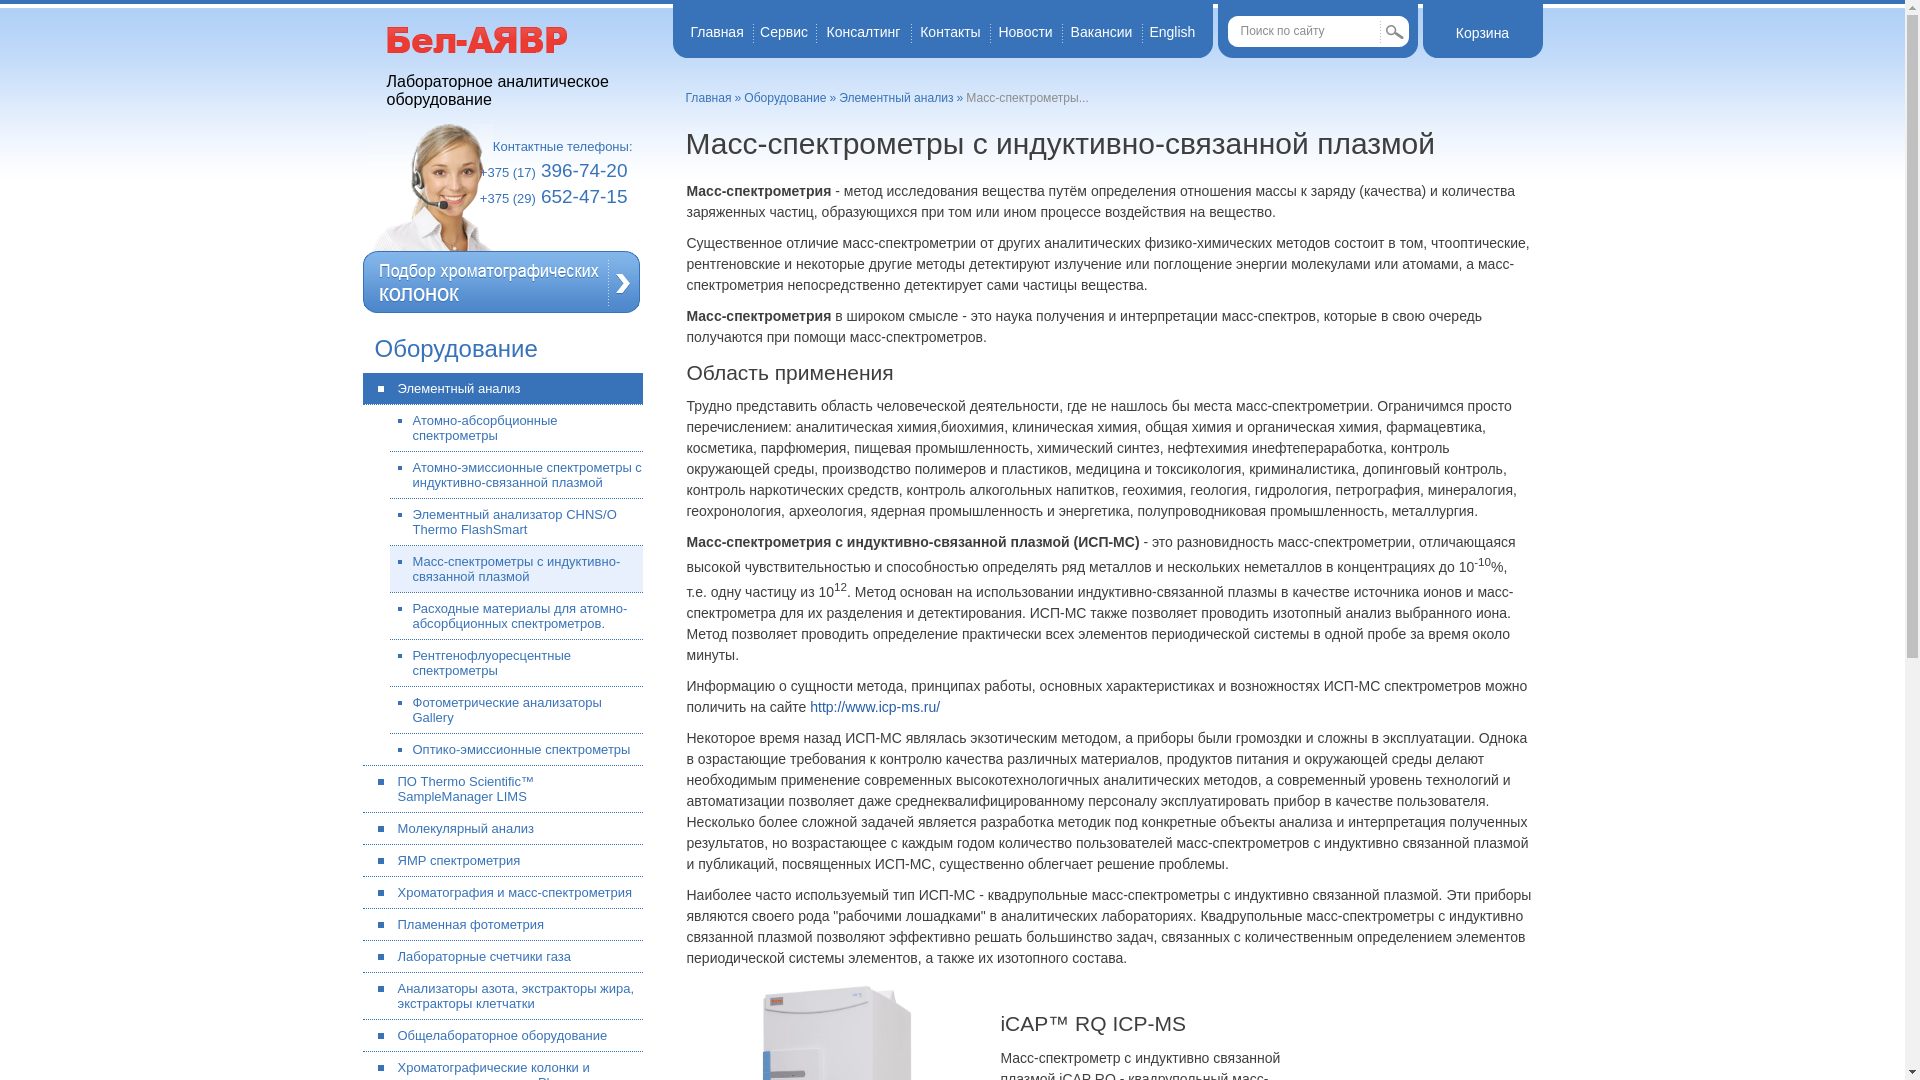 The width and height of the screenshot is (1920, 1080). Describe the element at coordinates (1148, 31) in the screenshot. I see `'English'` at that location.